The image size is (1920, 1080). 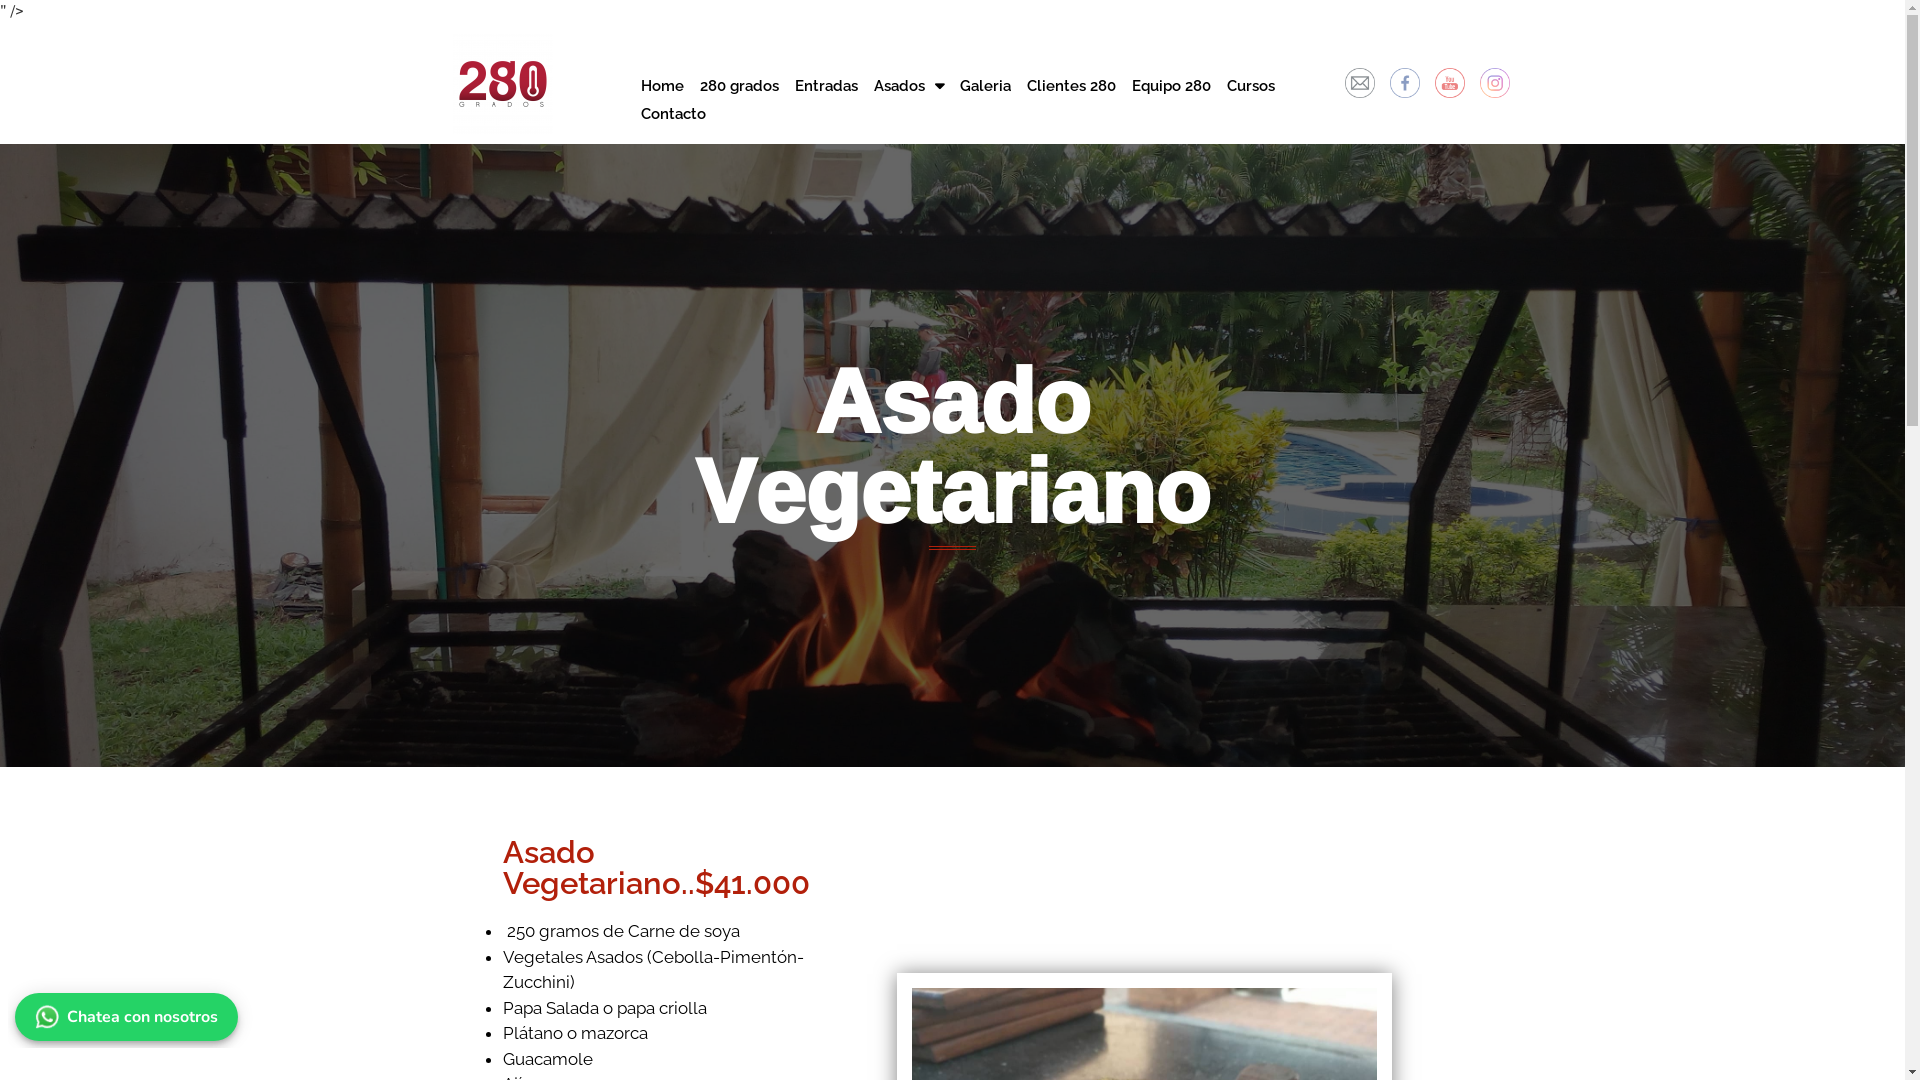 I want to click on 'Instagram', so click(x=1479, y=82).